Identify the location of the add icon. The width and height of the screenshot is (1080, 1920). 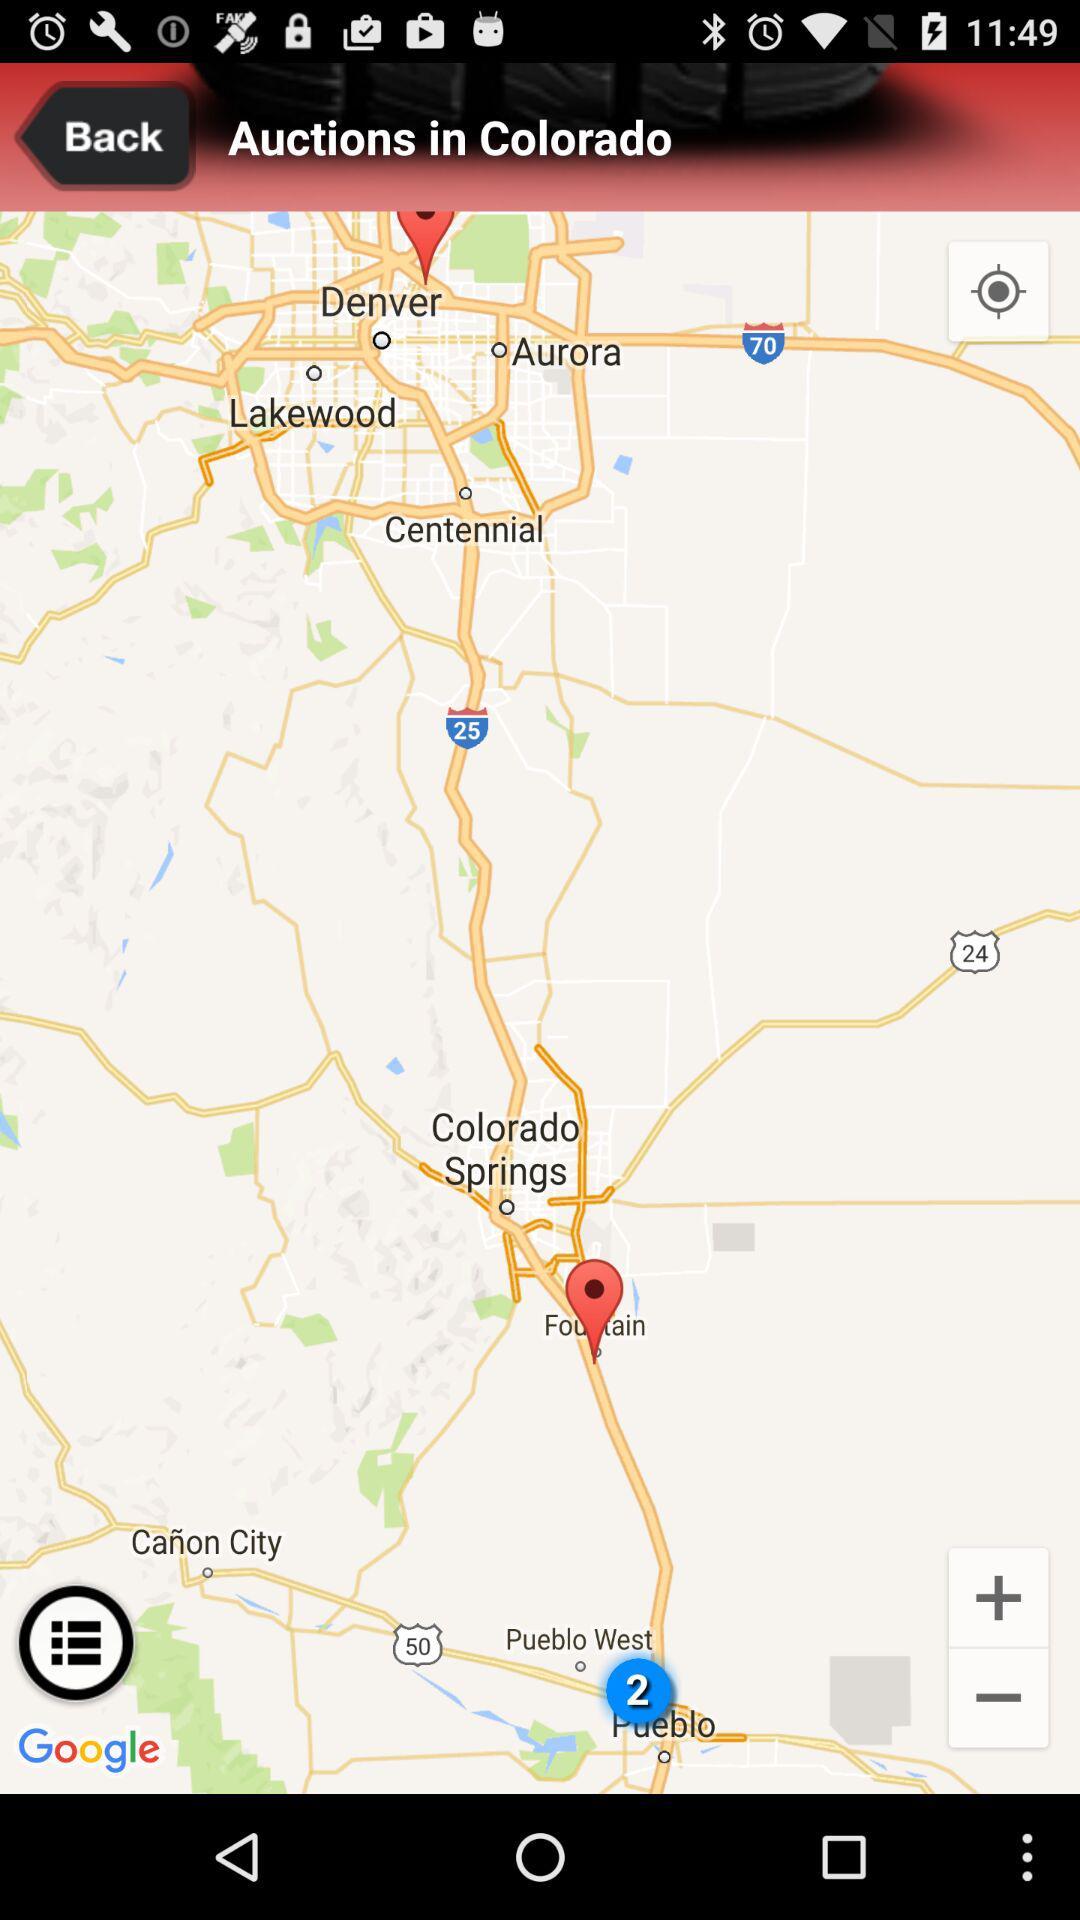
(998, 1707).